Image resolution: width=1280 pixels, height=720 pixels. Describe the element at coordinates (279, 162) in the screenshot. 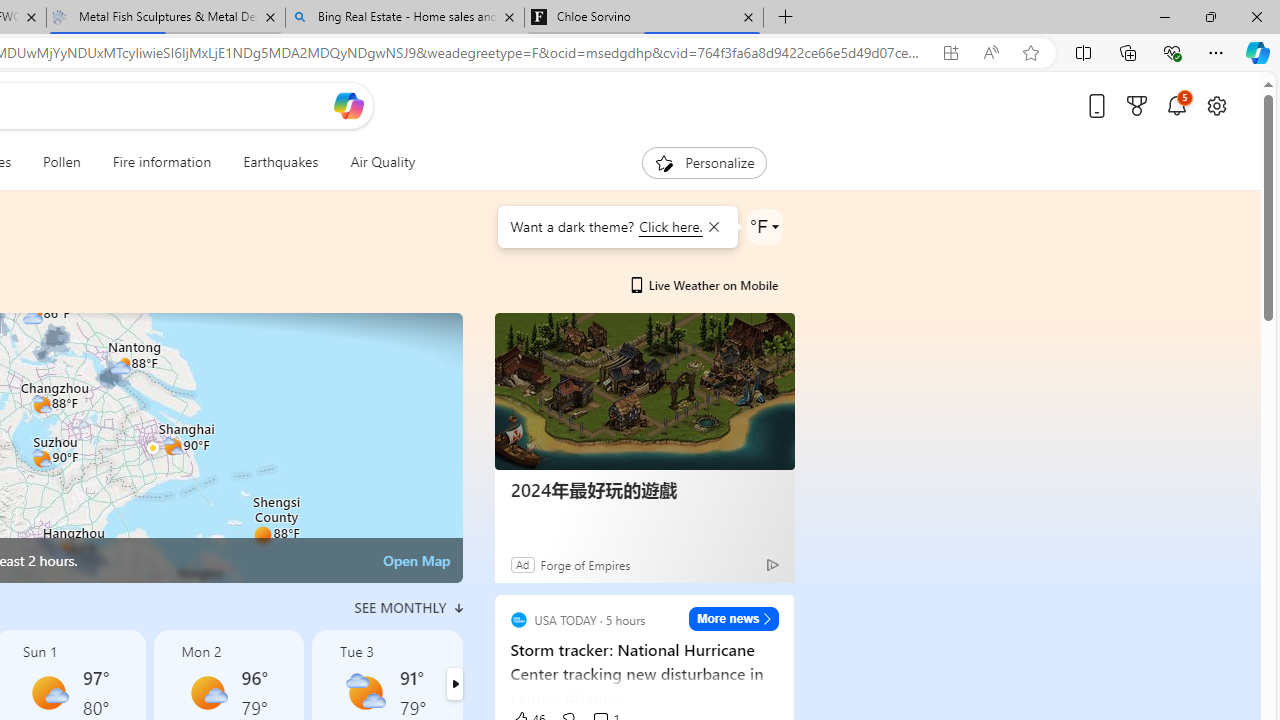

I see `'Earthquakes'` at that location.